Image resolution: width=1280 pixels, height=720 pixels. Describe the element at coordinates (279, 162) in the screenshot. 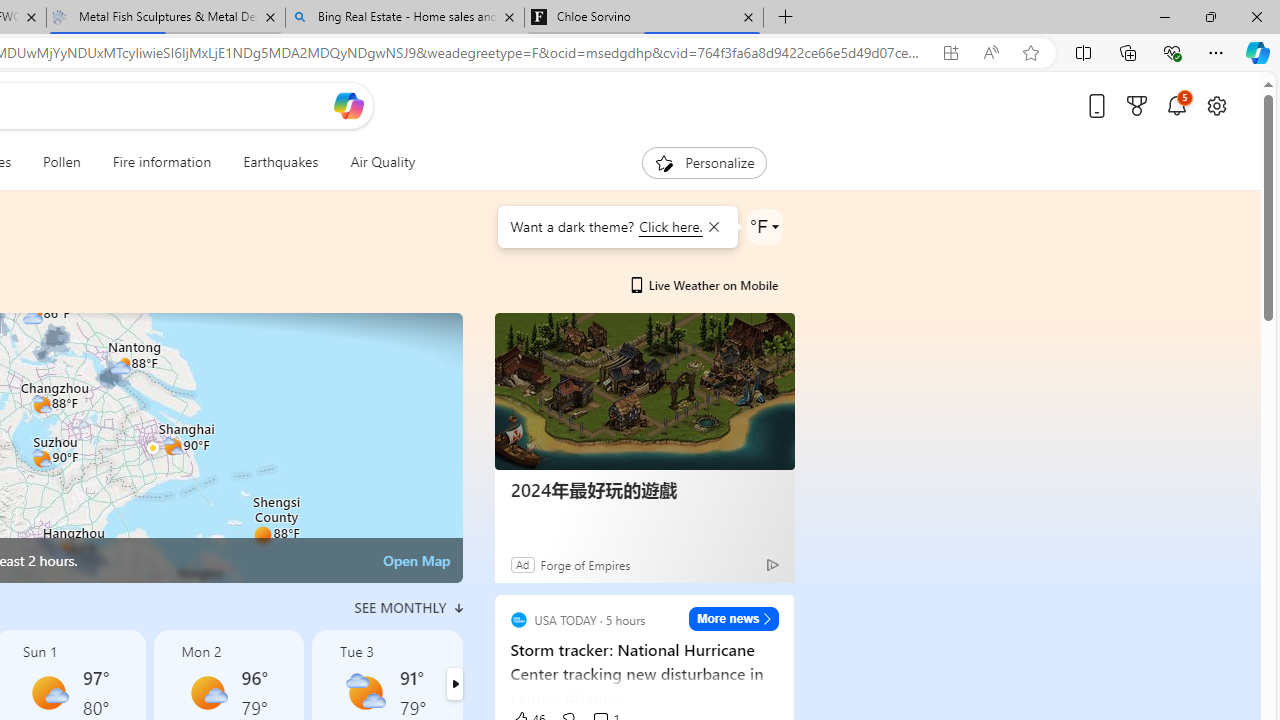

I see `'Earthquakes'` at that location.